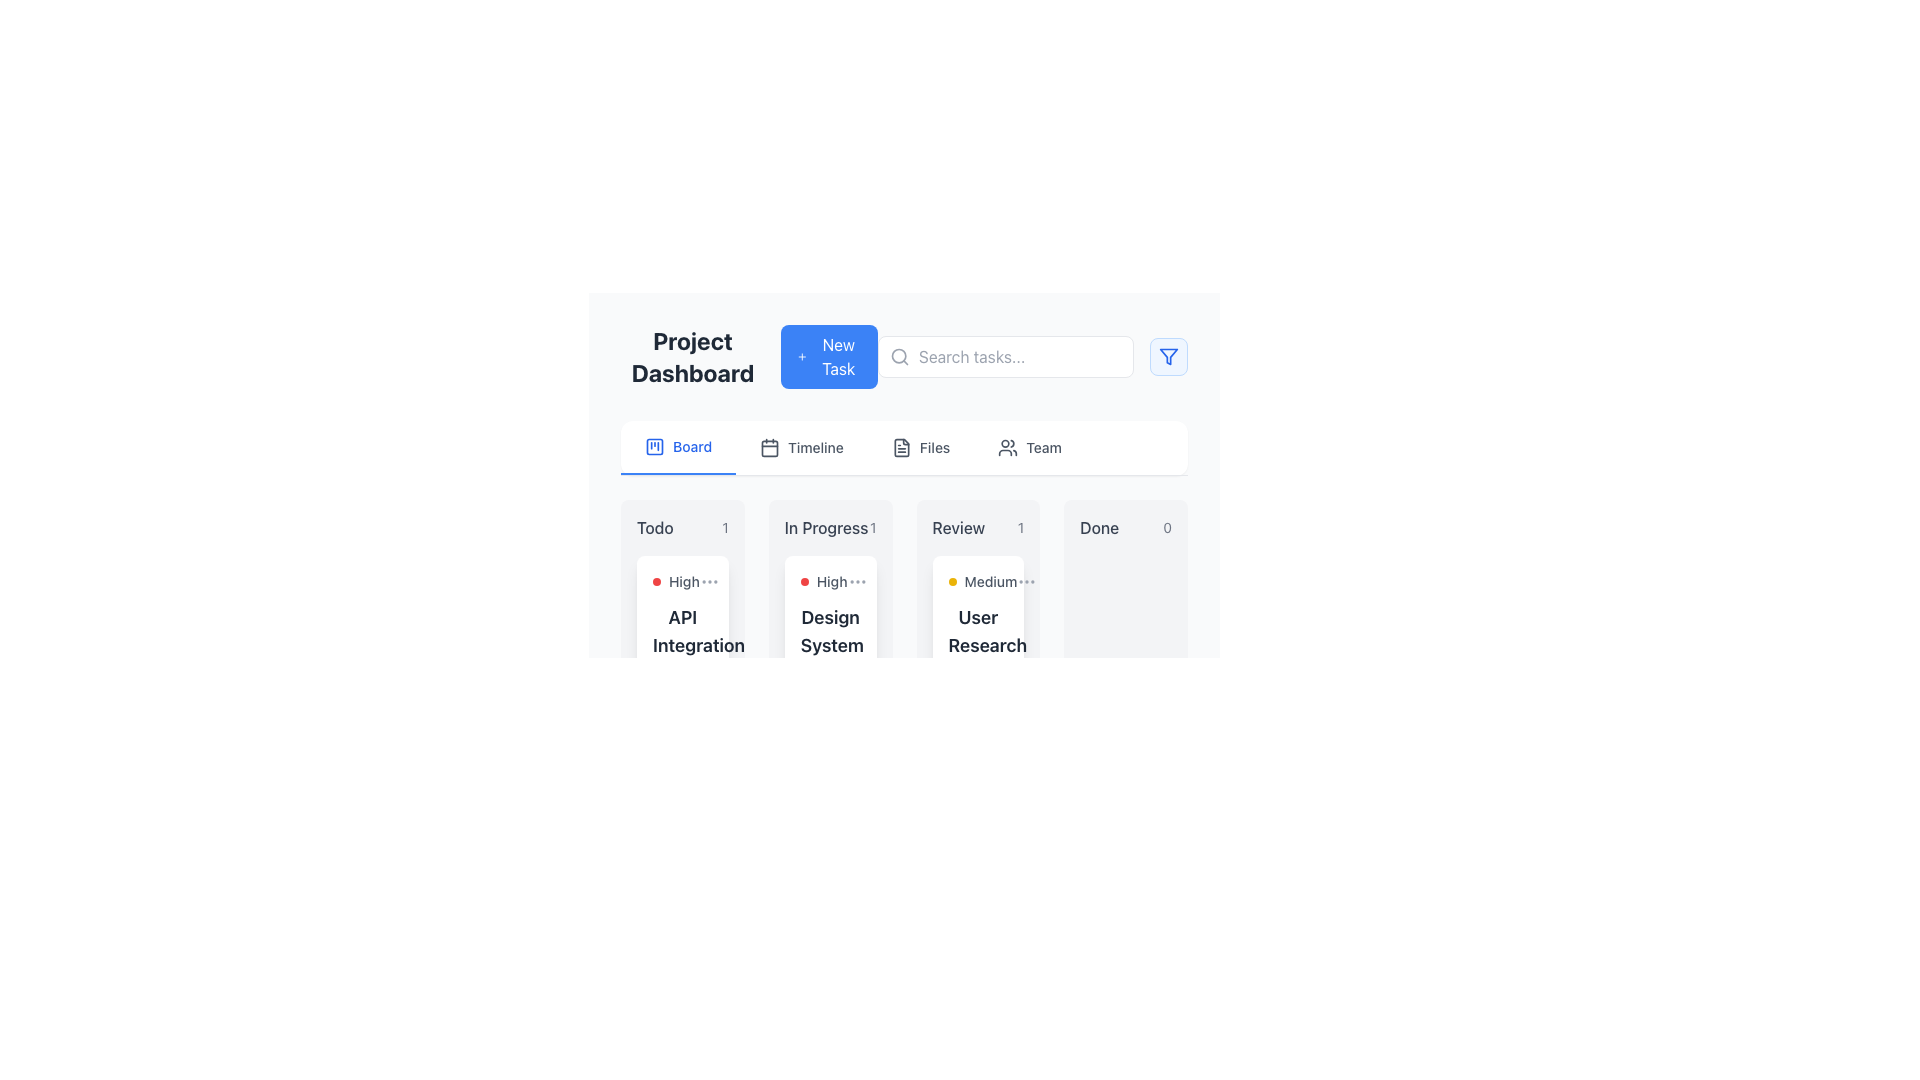 The height and width of the screenshot is (1080, 1920). Describe the element at coordinates (900, 446) in the screenshot. I see `the Icon that represents or provides access to document or file management, located near the 'Board', 'Timeline', and 'Team' icons in the navigation options` at that location.